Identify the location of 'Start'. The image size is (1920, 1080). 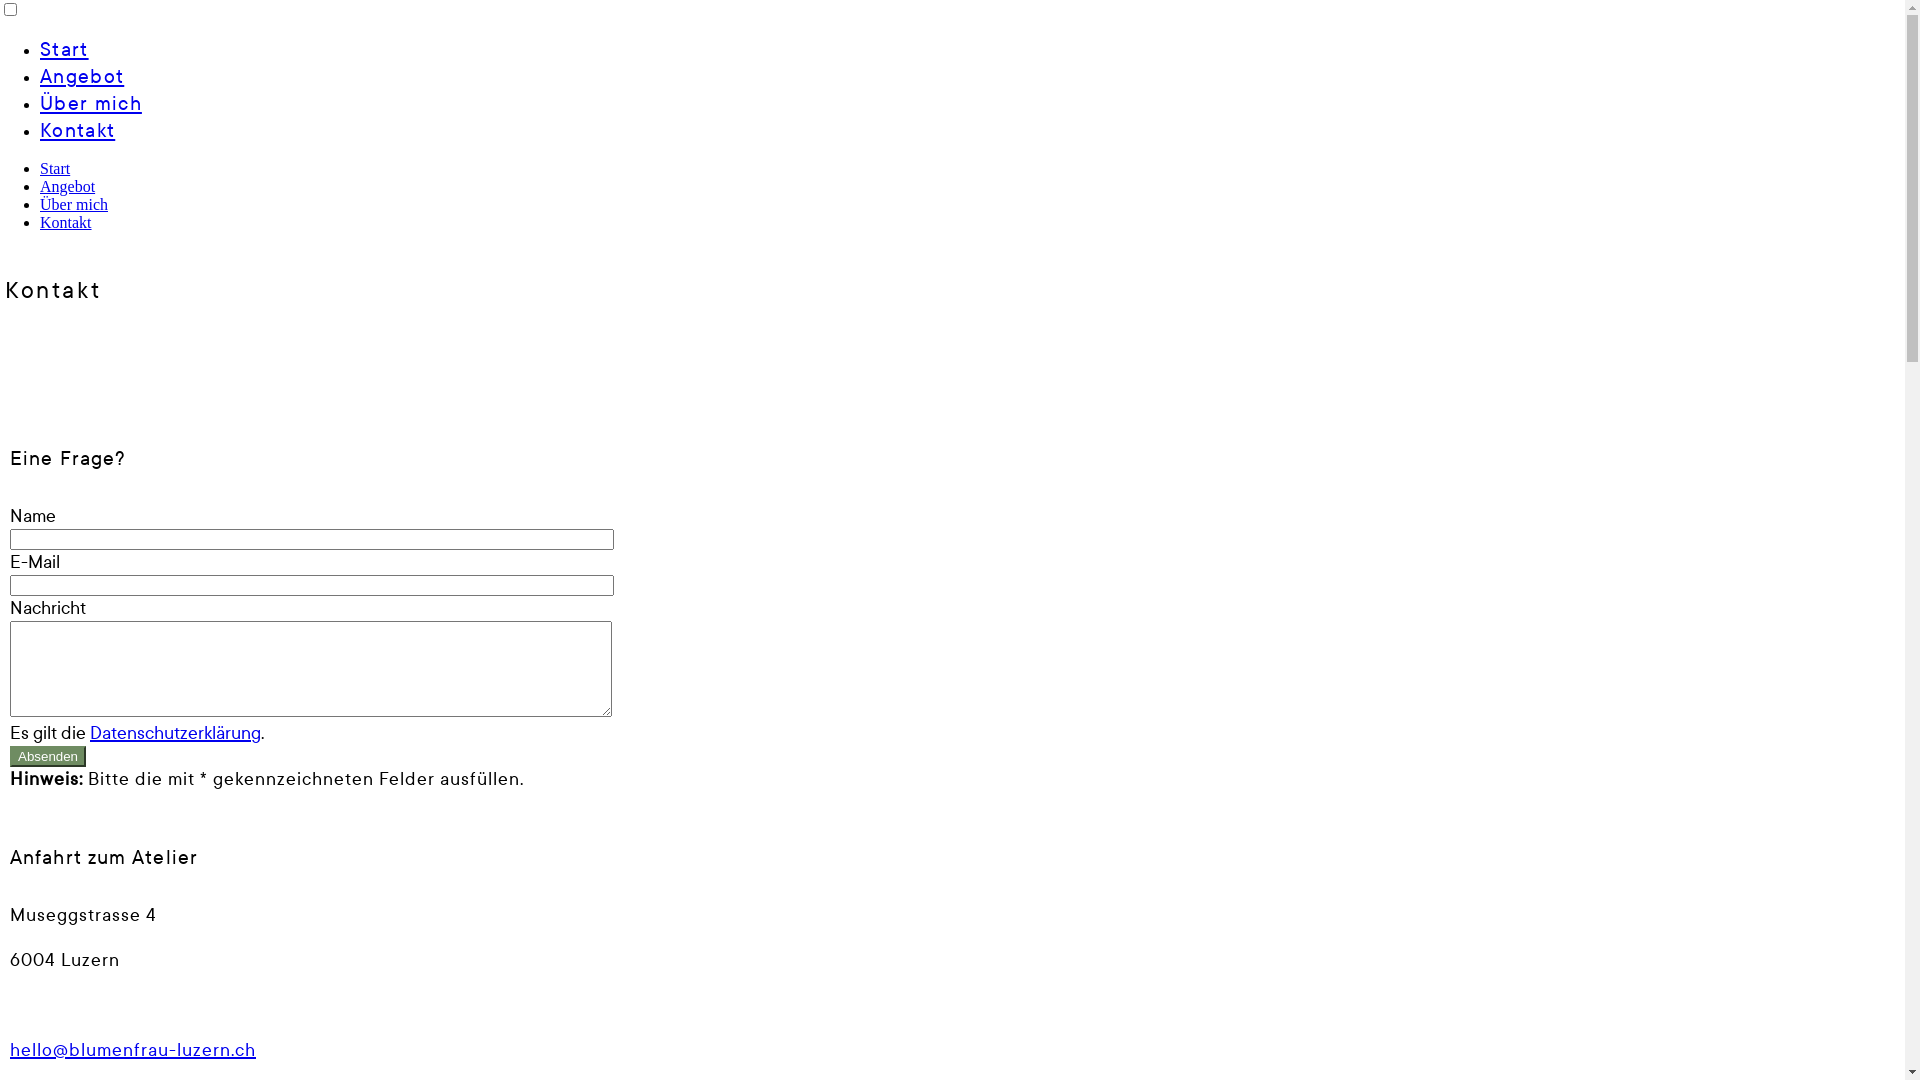
(54, 167).